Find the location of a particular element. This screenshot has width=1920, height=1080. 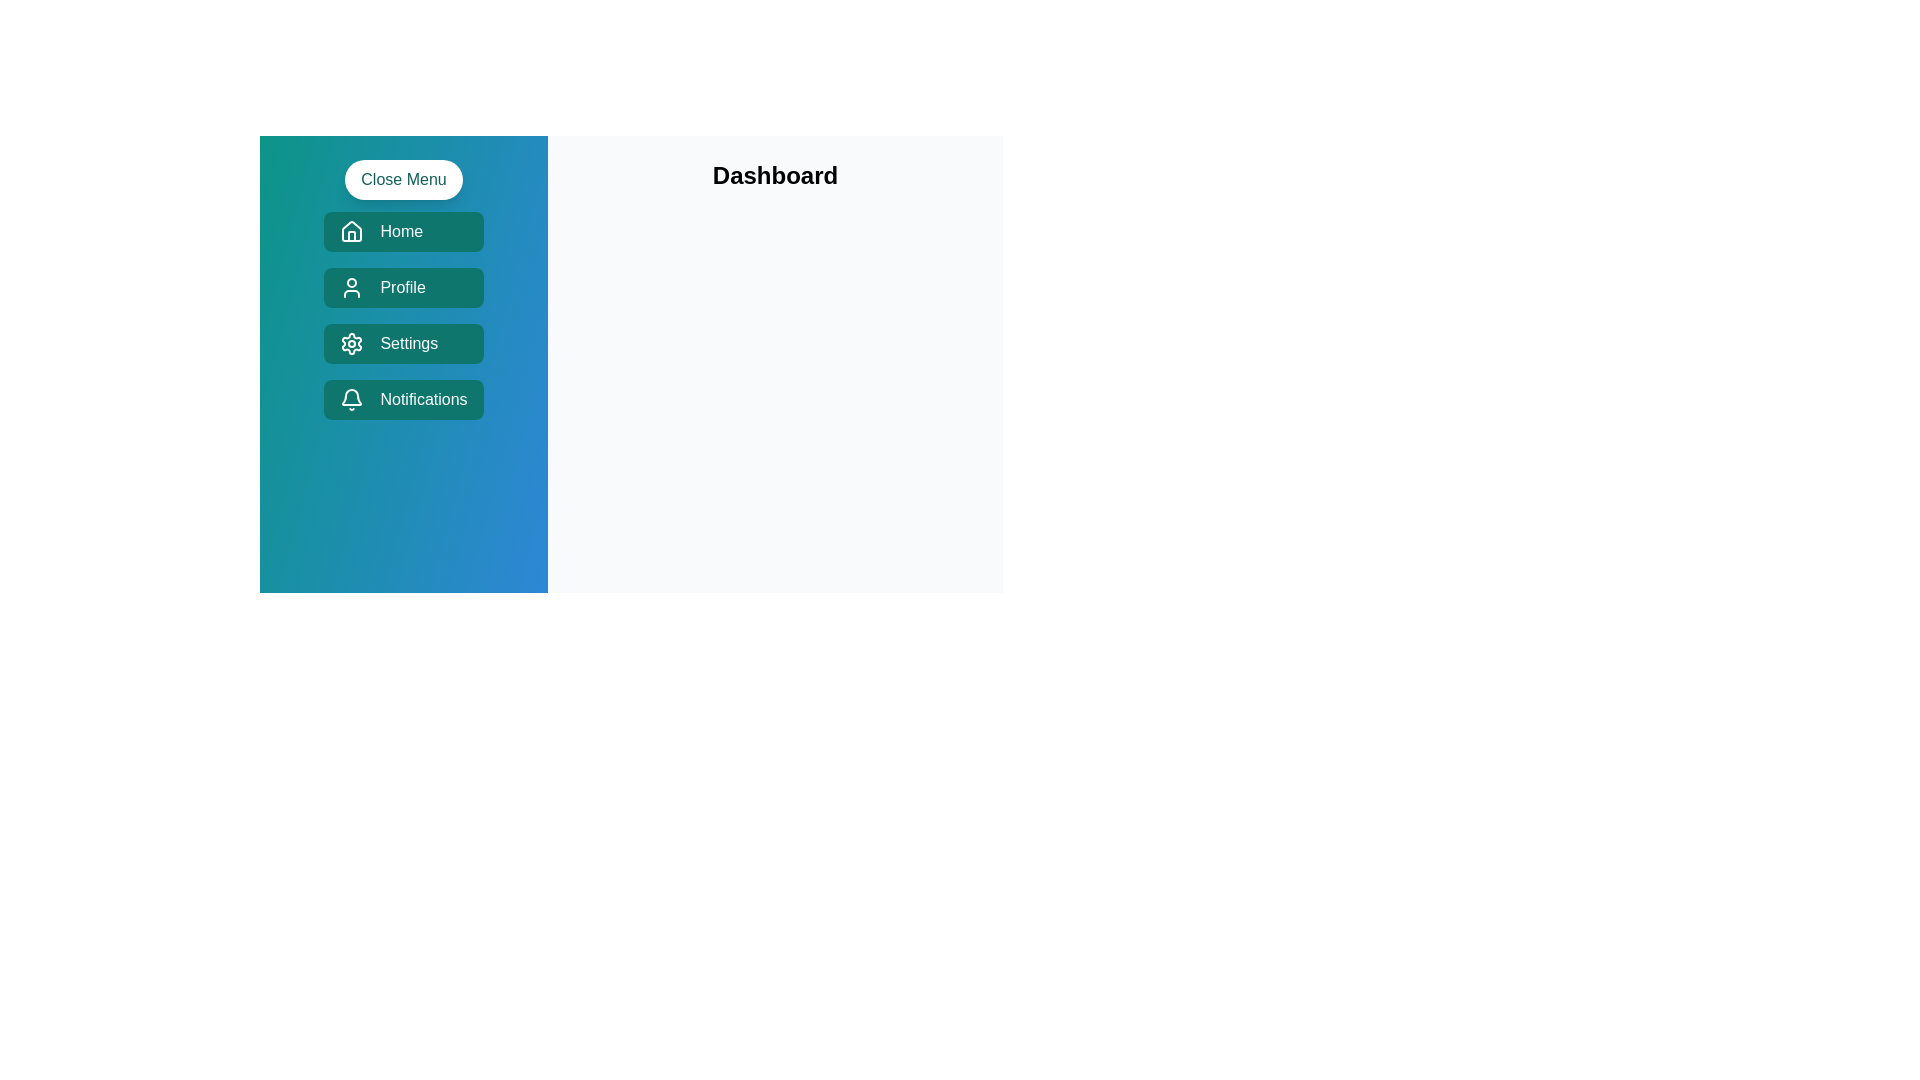

the teal rectangular button labeled 'Profile' located below the 'Home' button and above the 'Settings' button in the left sidebar is located at coordinates (402, 288).